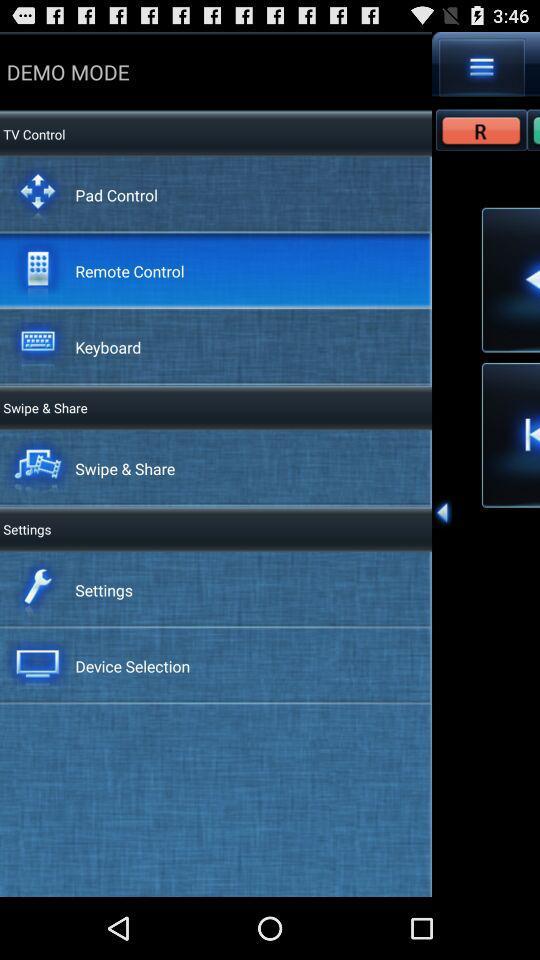  I want to click on the keyboard, so click(108, 347).